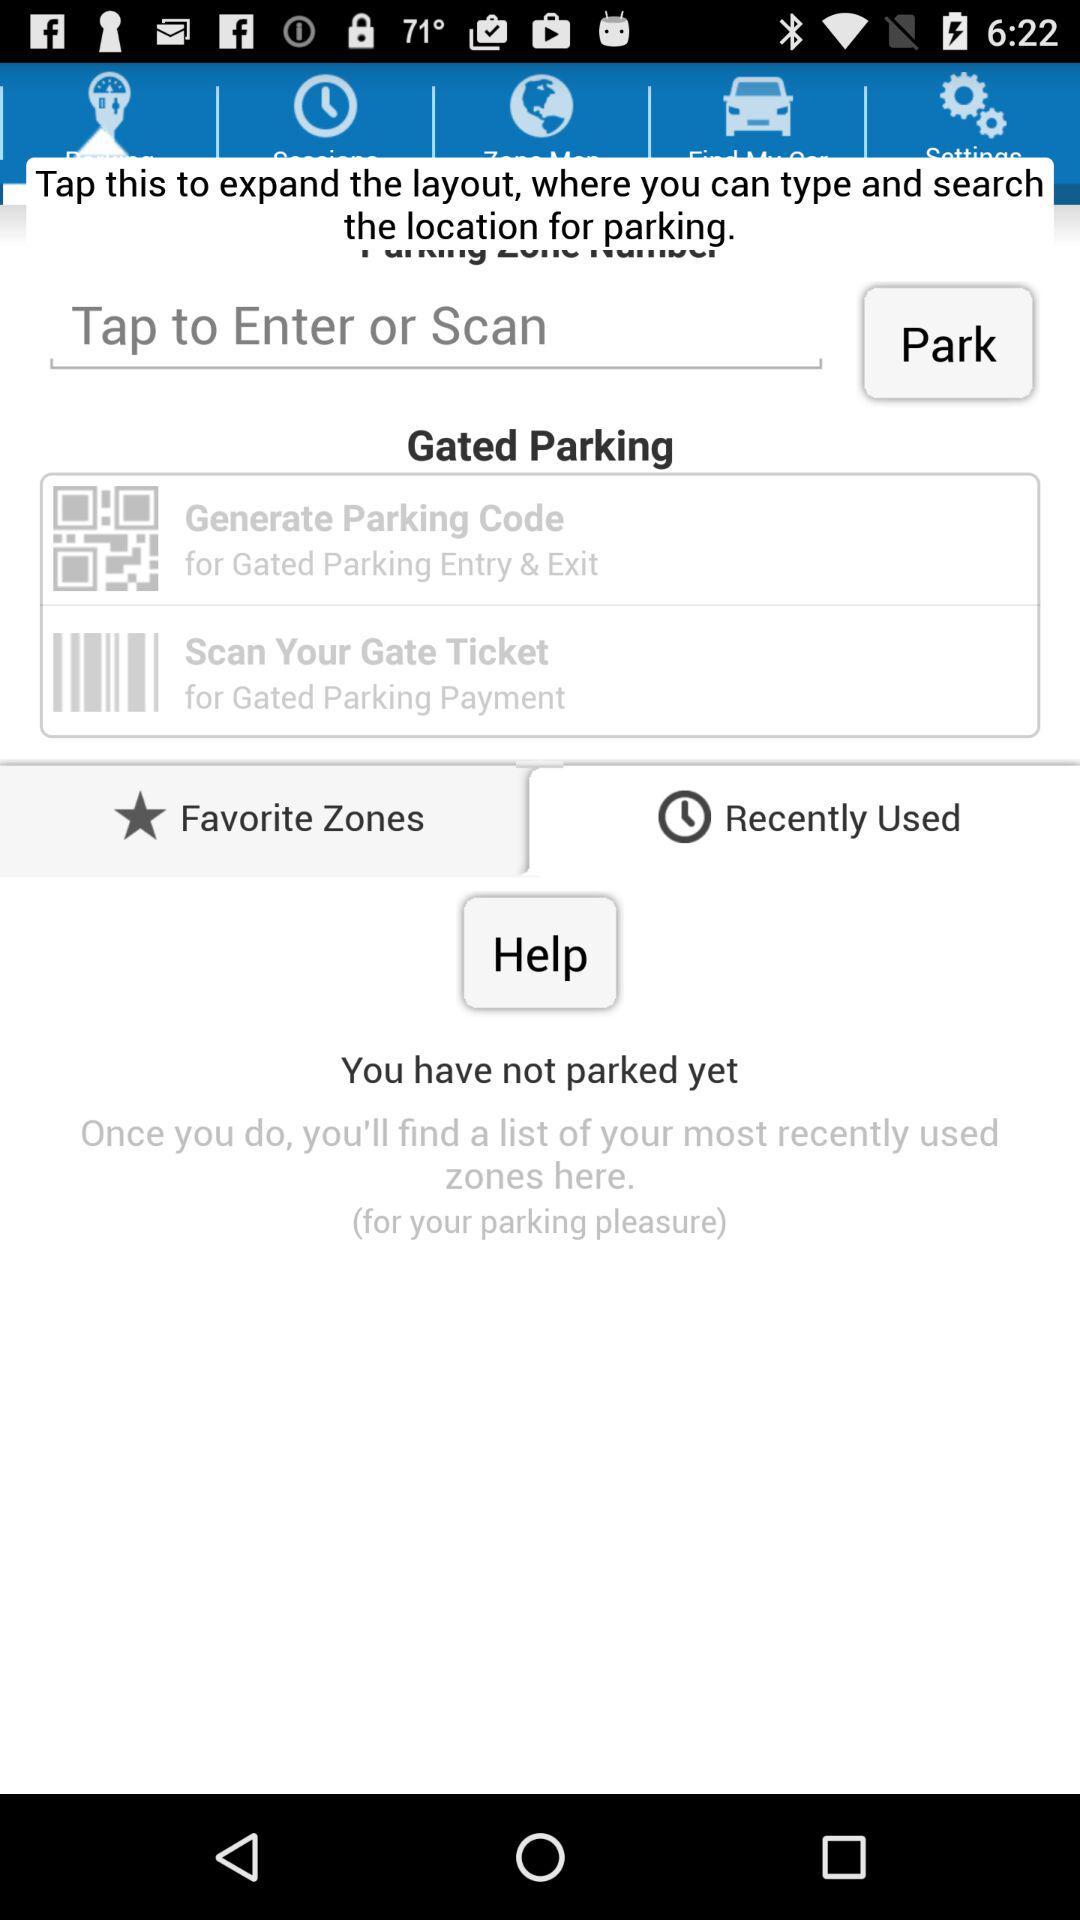 This screenshot has width=1080, height=1920. Describe the element at coordinates (324, 104) in the screenshot. I see `the second icon from left` at that location.